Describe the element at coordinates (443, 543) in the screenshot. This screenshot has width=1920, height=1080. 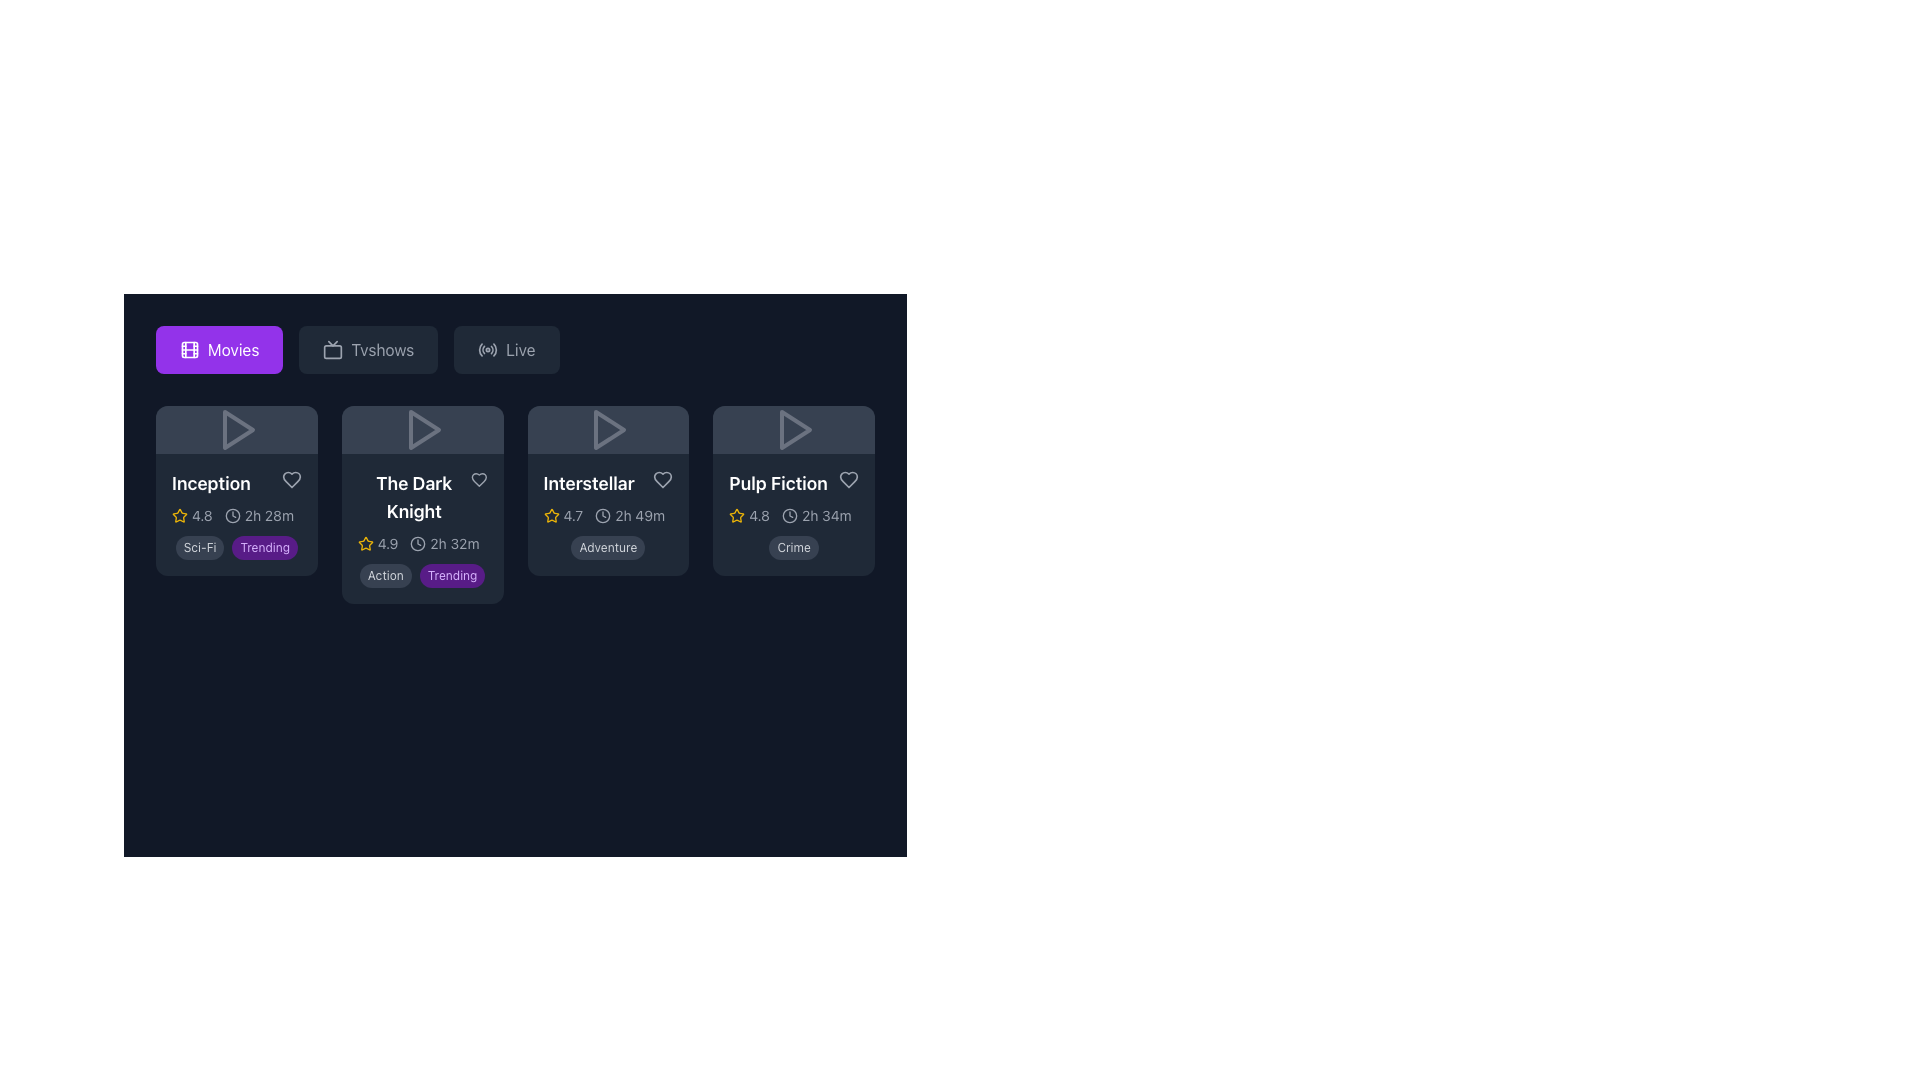
I see `the movie runtime display label for 'The Dark Knight', which is a non-interactive label showing the movie's length in hours and minutes, positioned below the title text and star icon within the movie card details section` at that location.